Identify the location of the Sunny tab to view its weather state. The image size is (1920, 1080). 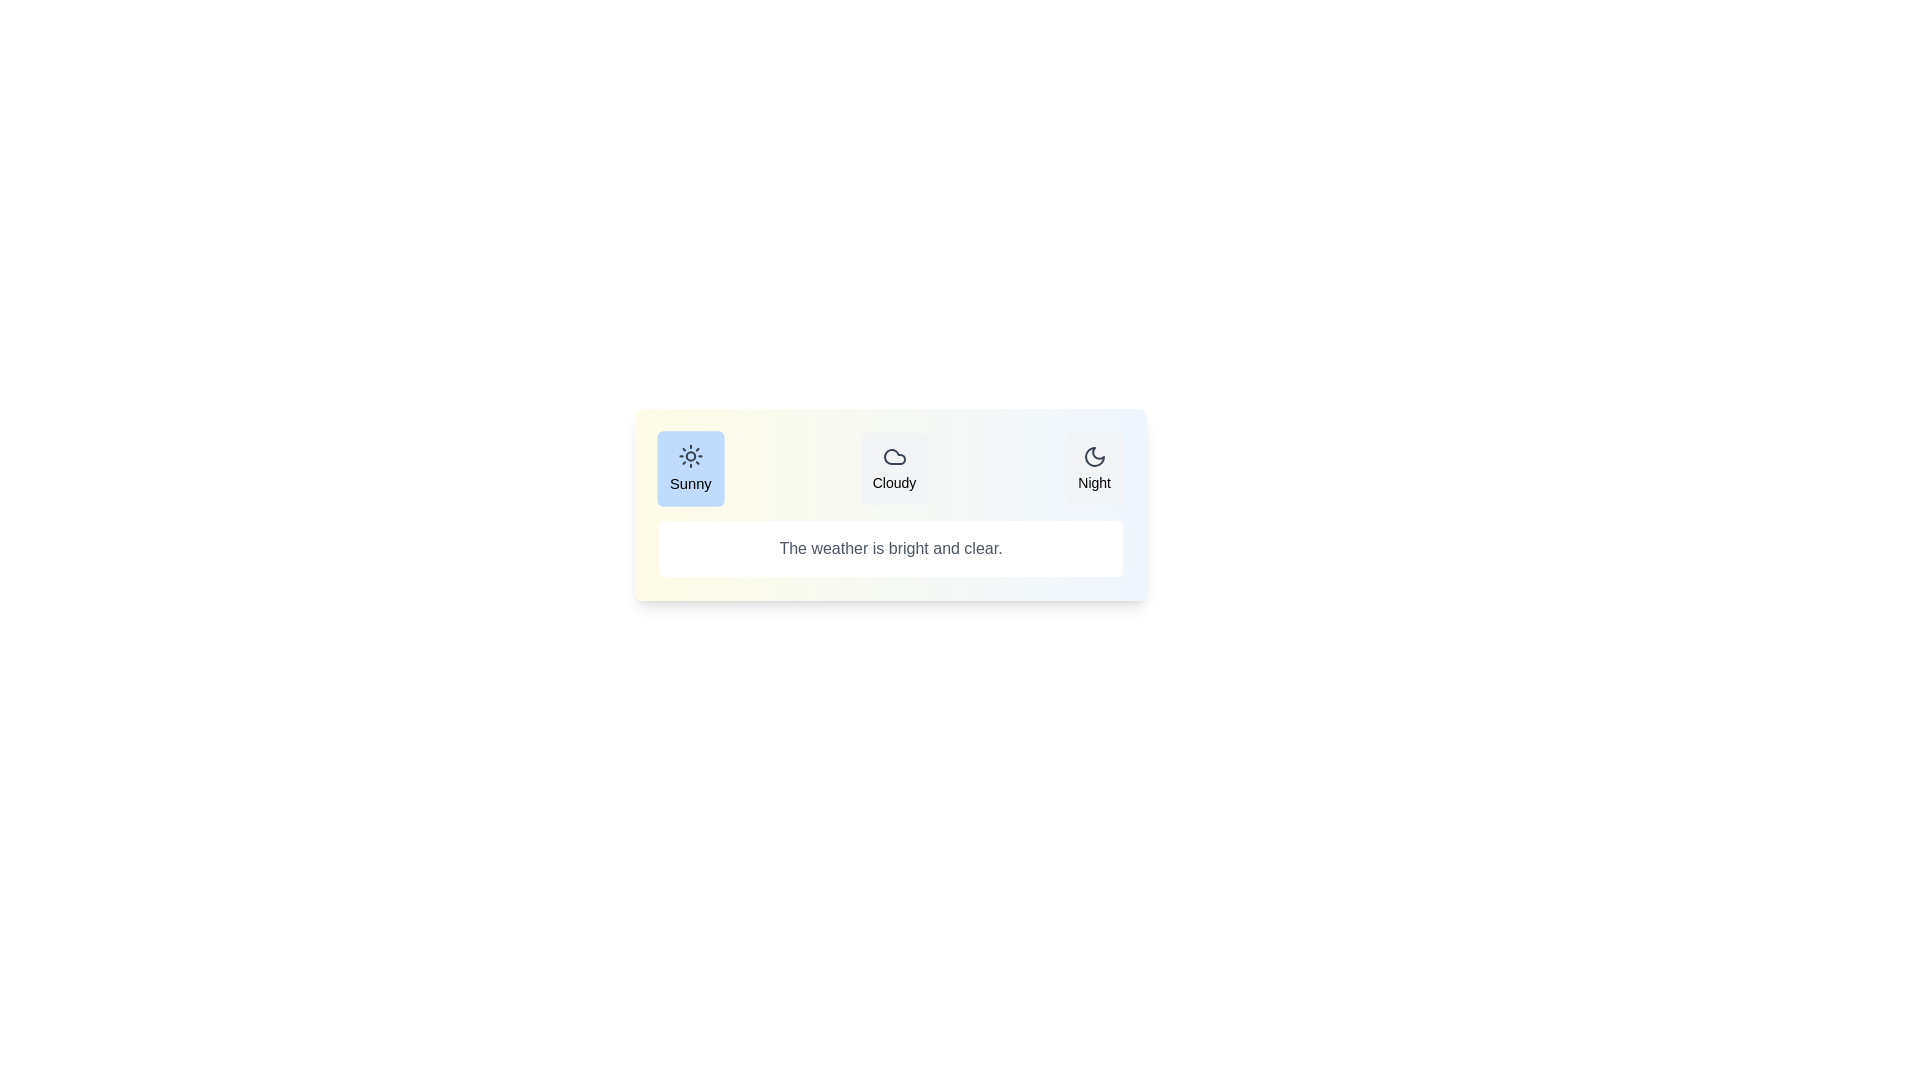
(690, 469).